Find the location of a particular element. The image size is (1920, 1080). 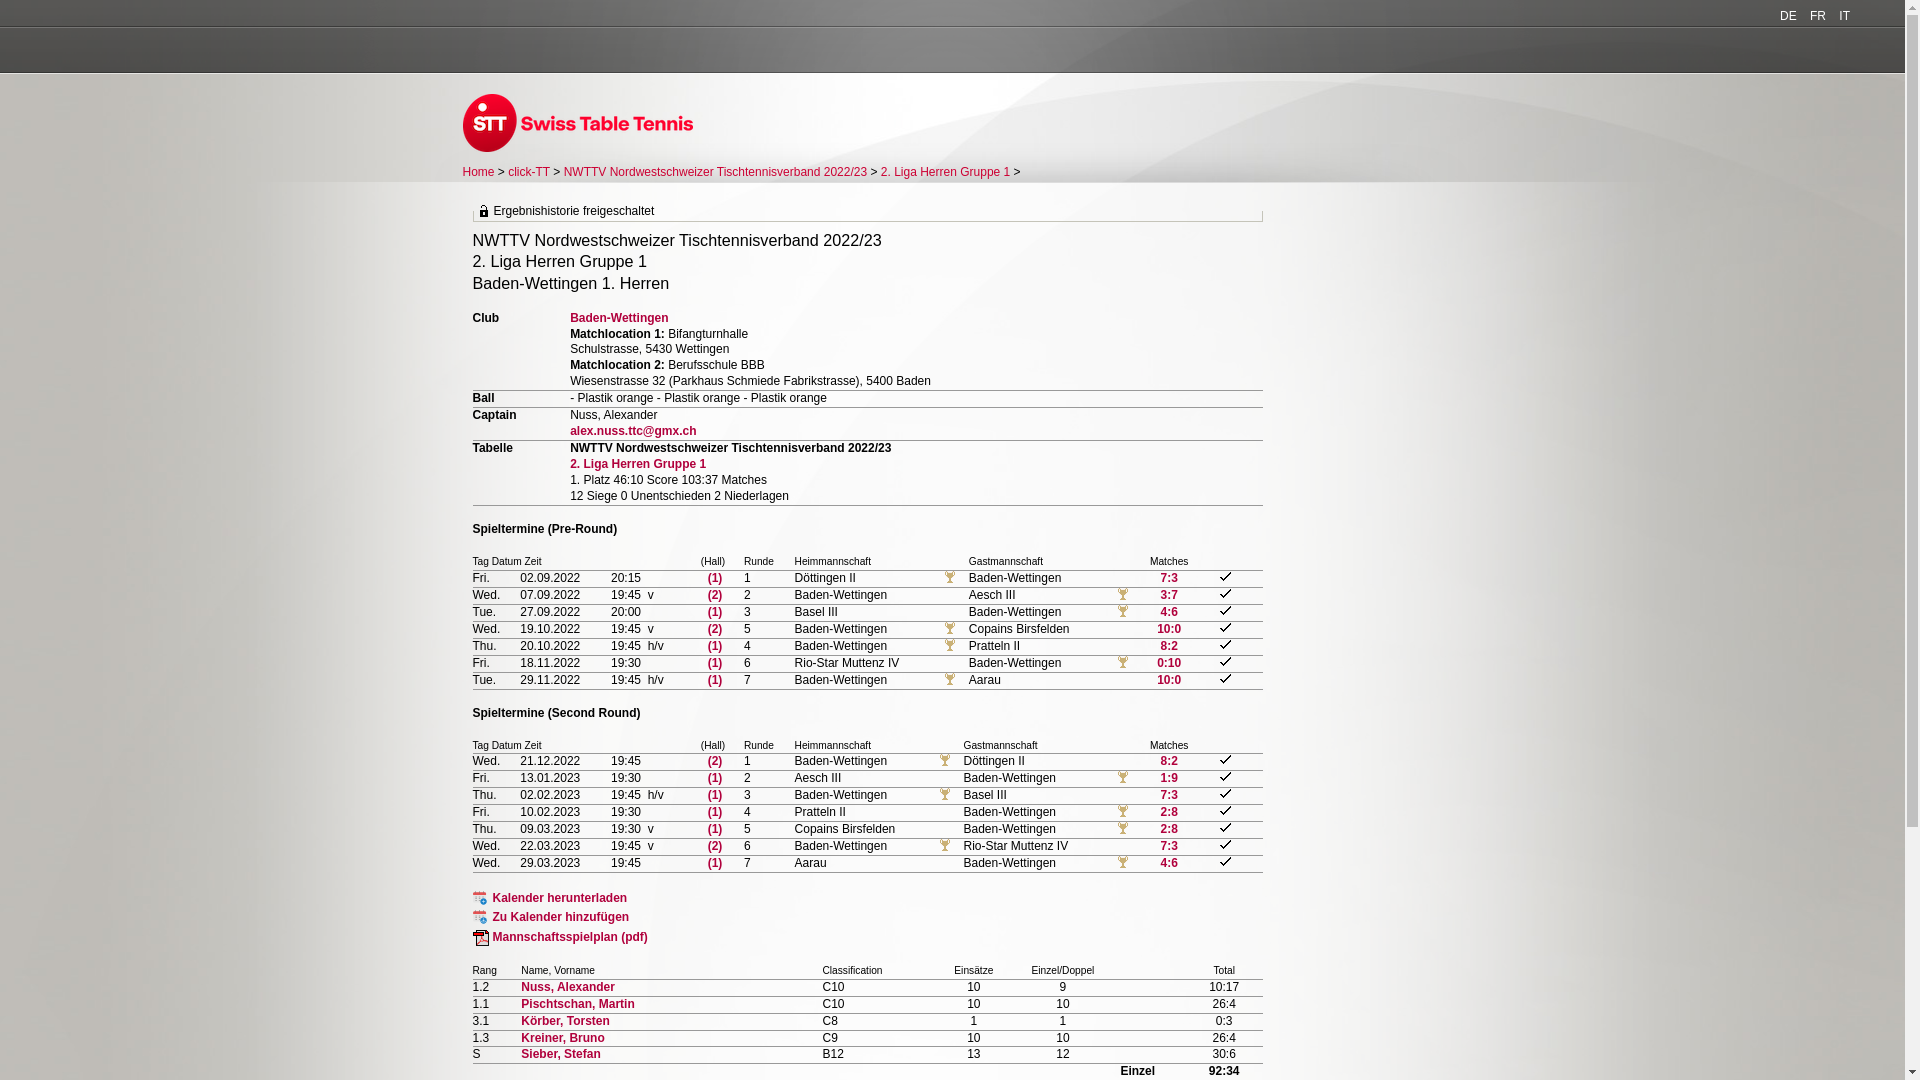

'Spielbericht genehmigt' is located at coordinates (1224, 775).